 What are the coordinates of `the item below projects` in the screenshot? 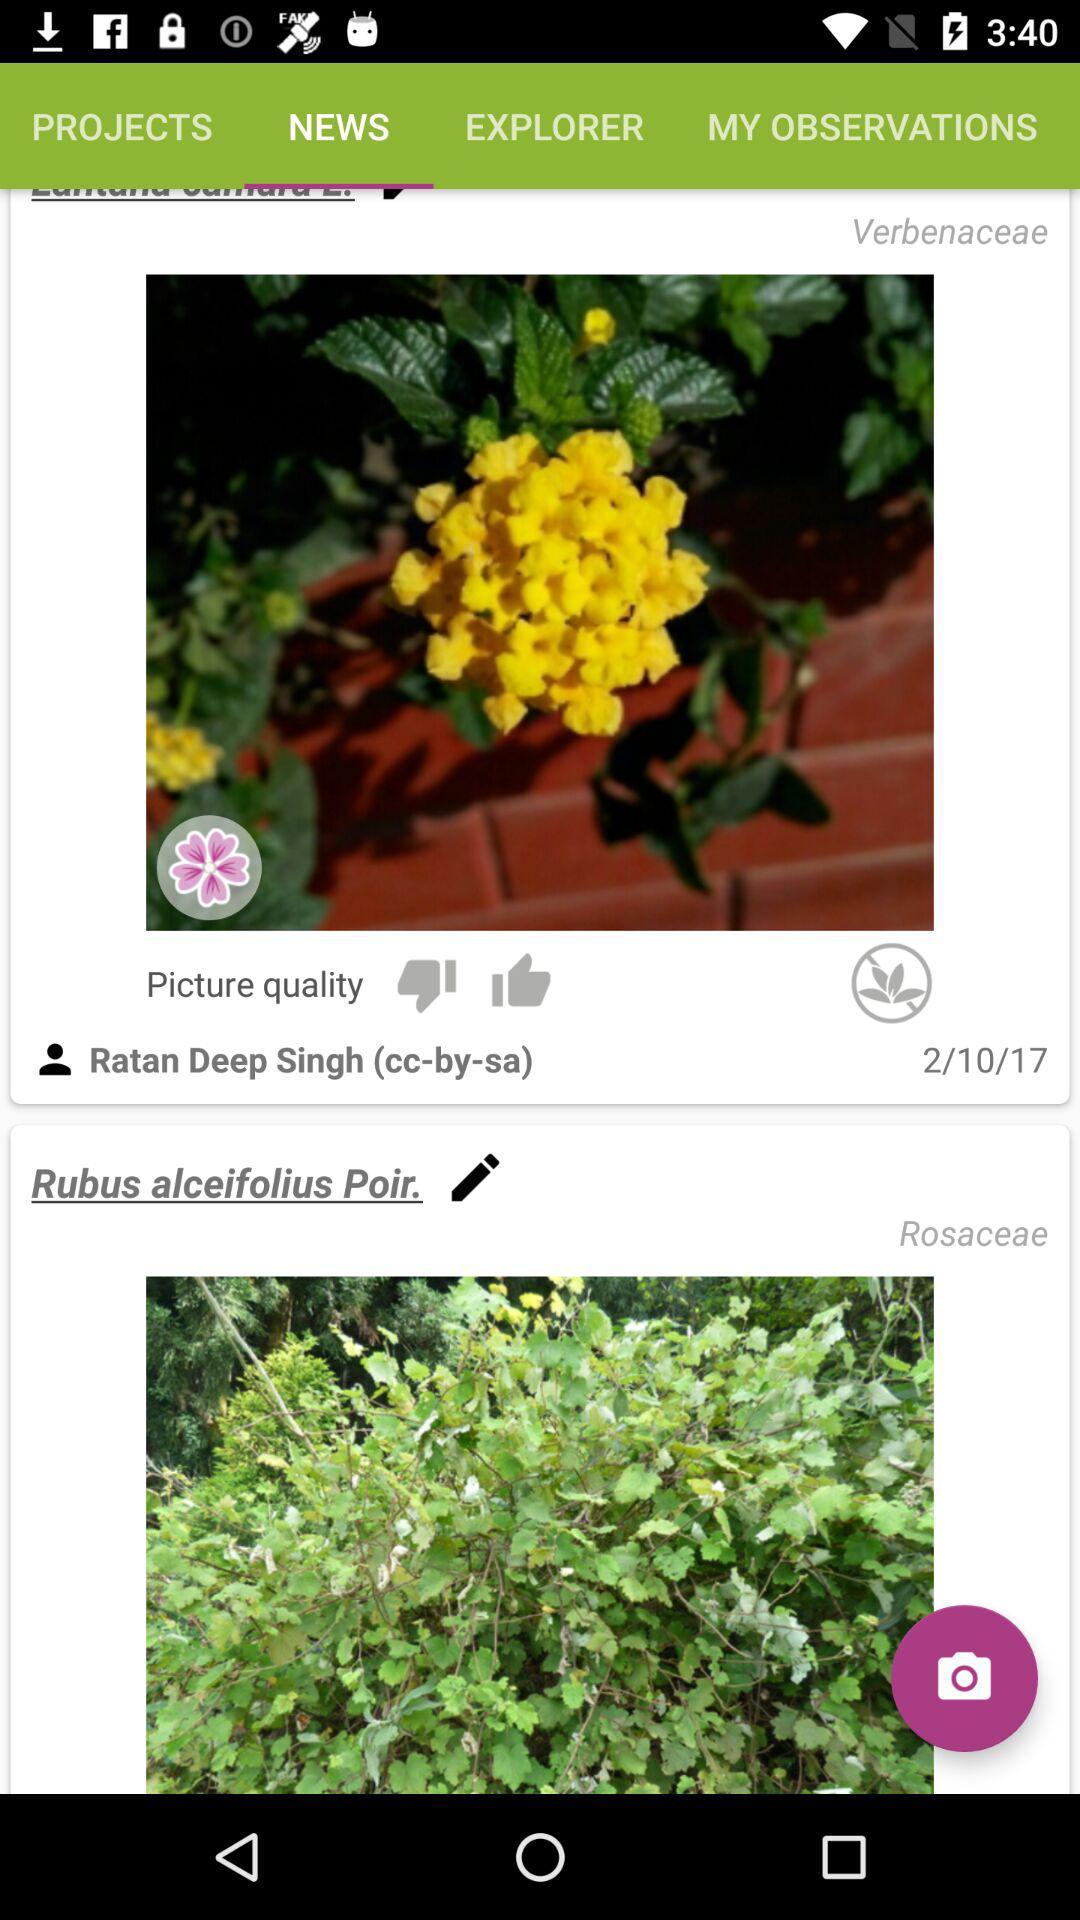 It's located at (193, 197).